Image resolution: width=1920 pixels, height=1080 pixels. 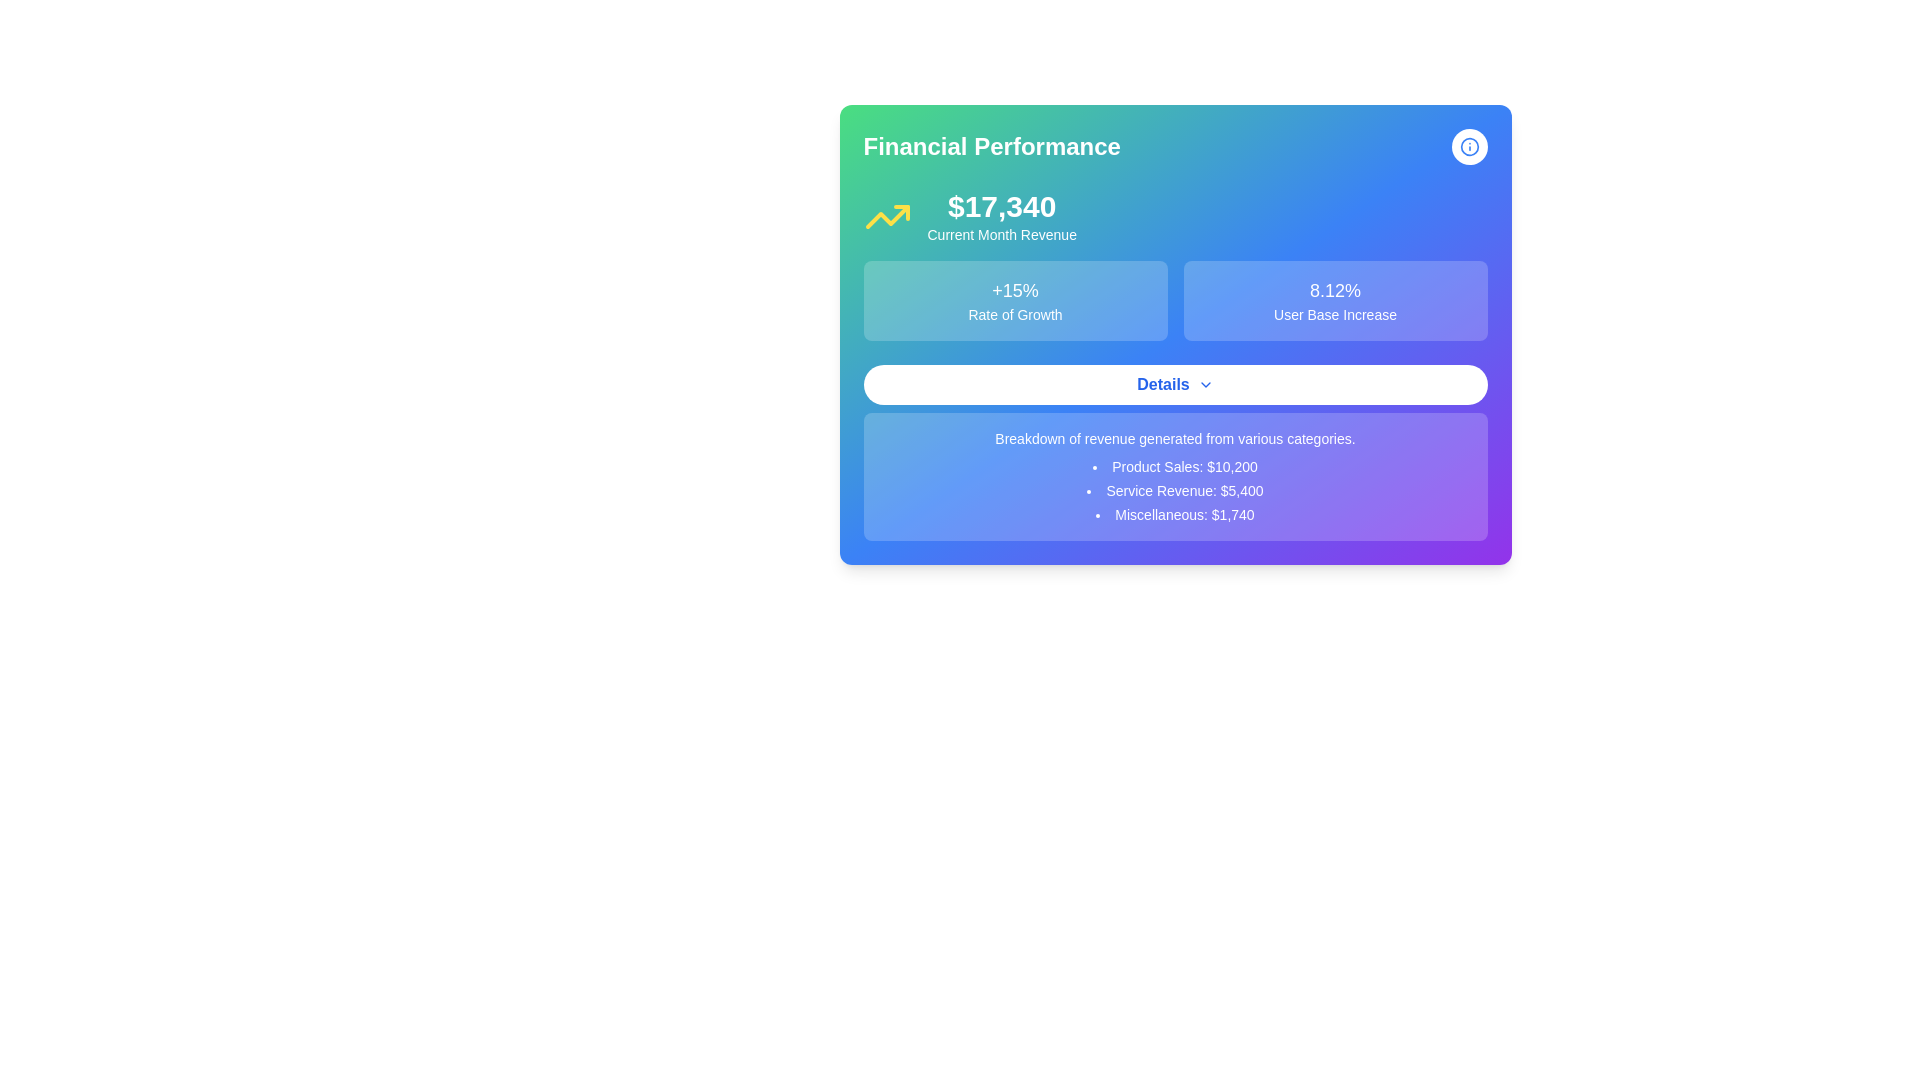 I want to click on contents of the Data Display Panel titled 'Financial Performance' that features a gradient background and displays the current month's revenue, so click(x=1175, y=334).